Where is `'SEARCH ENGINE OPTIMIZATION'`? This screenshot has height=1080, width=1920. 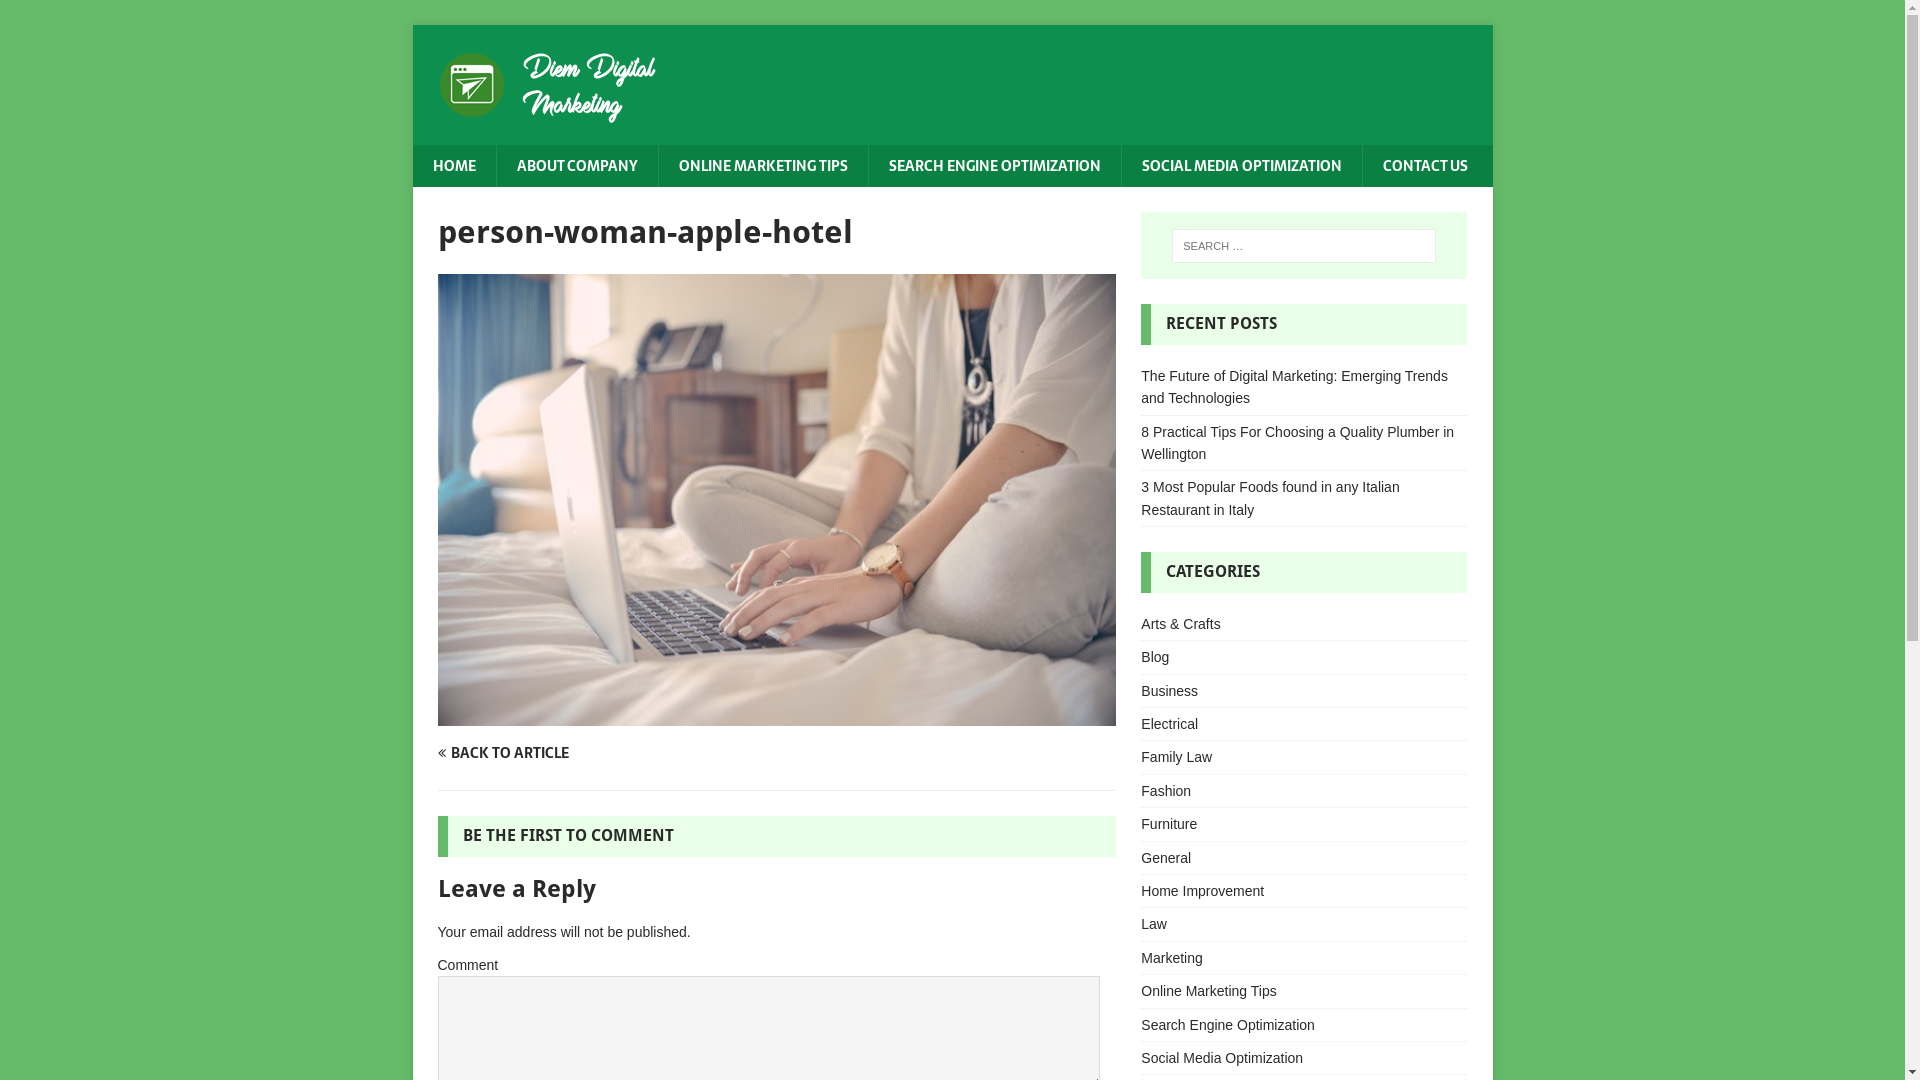
'SEARCH ENGINE OPTIMIZATION' is located at coordinates (868, 164).